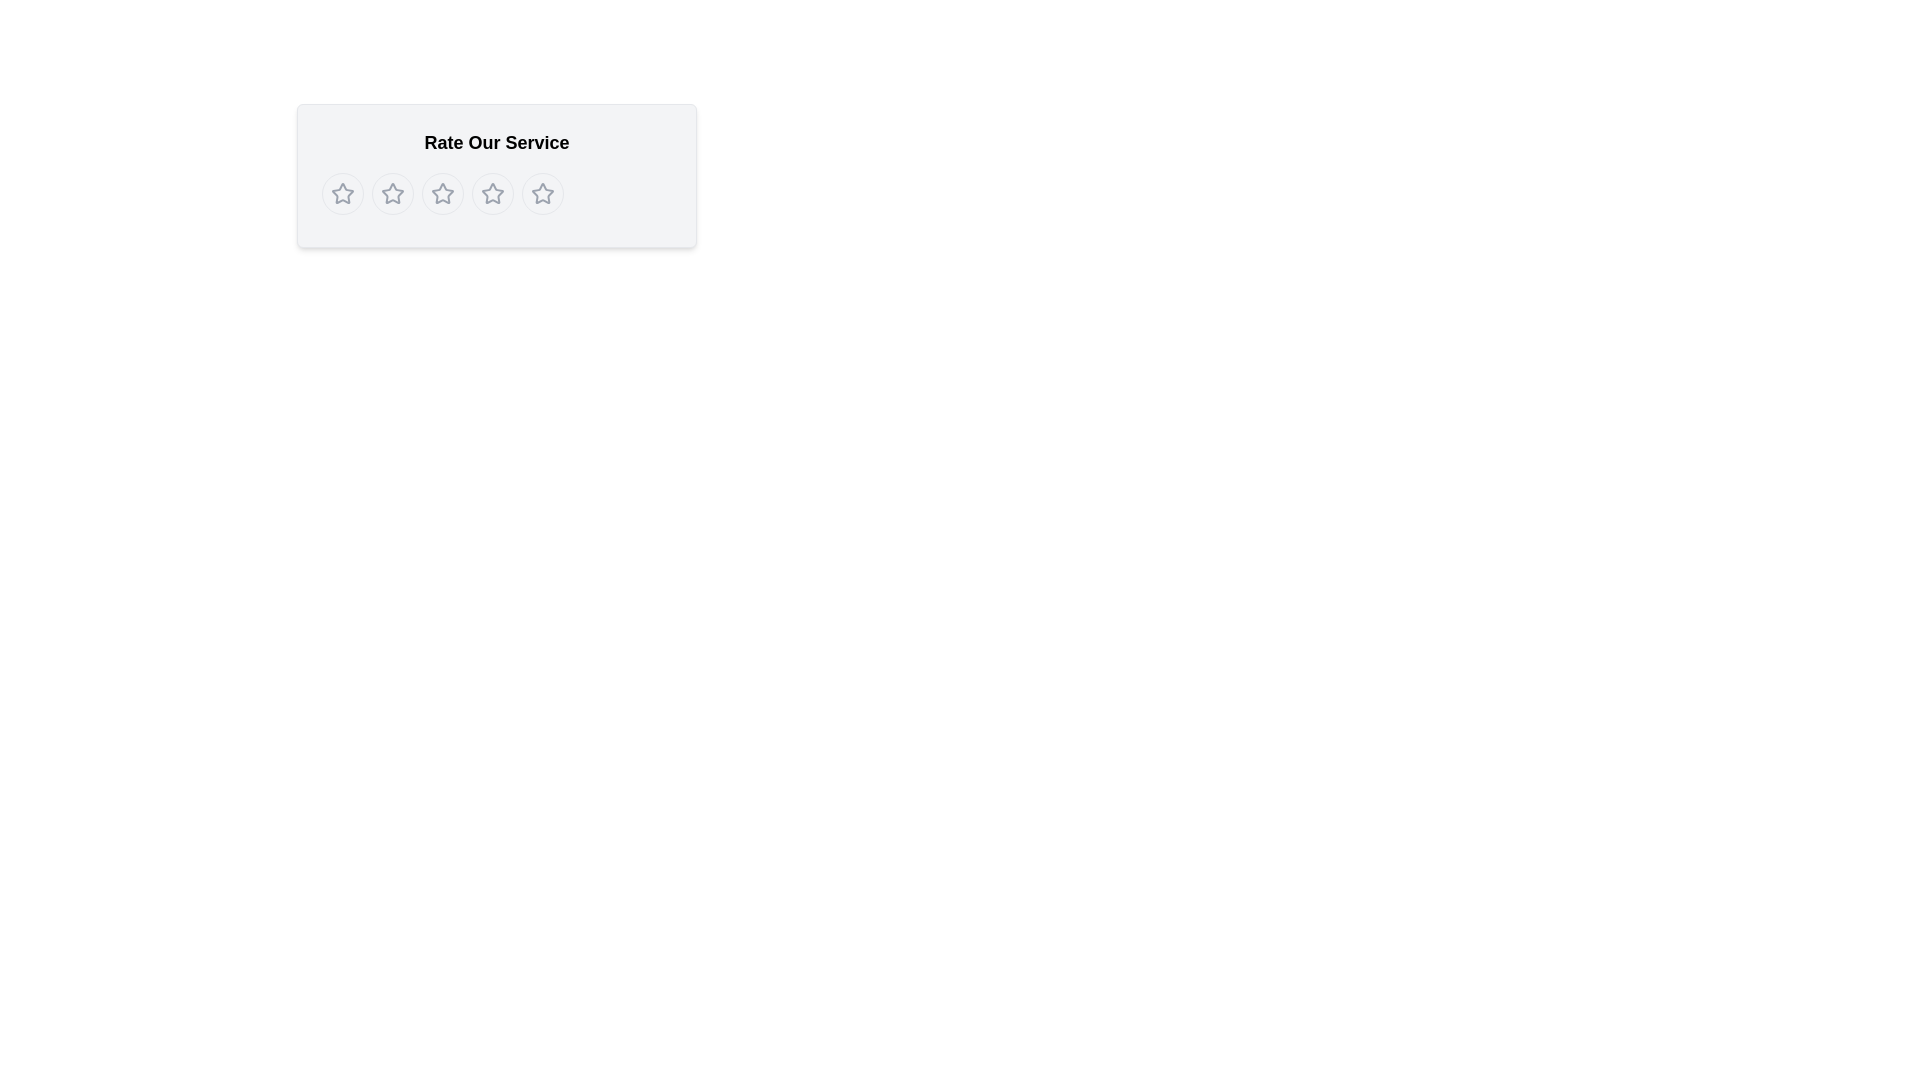 The image size is (1920, 1080). I want to click on the fourth button in the star-based rating system, so click(493, 193).